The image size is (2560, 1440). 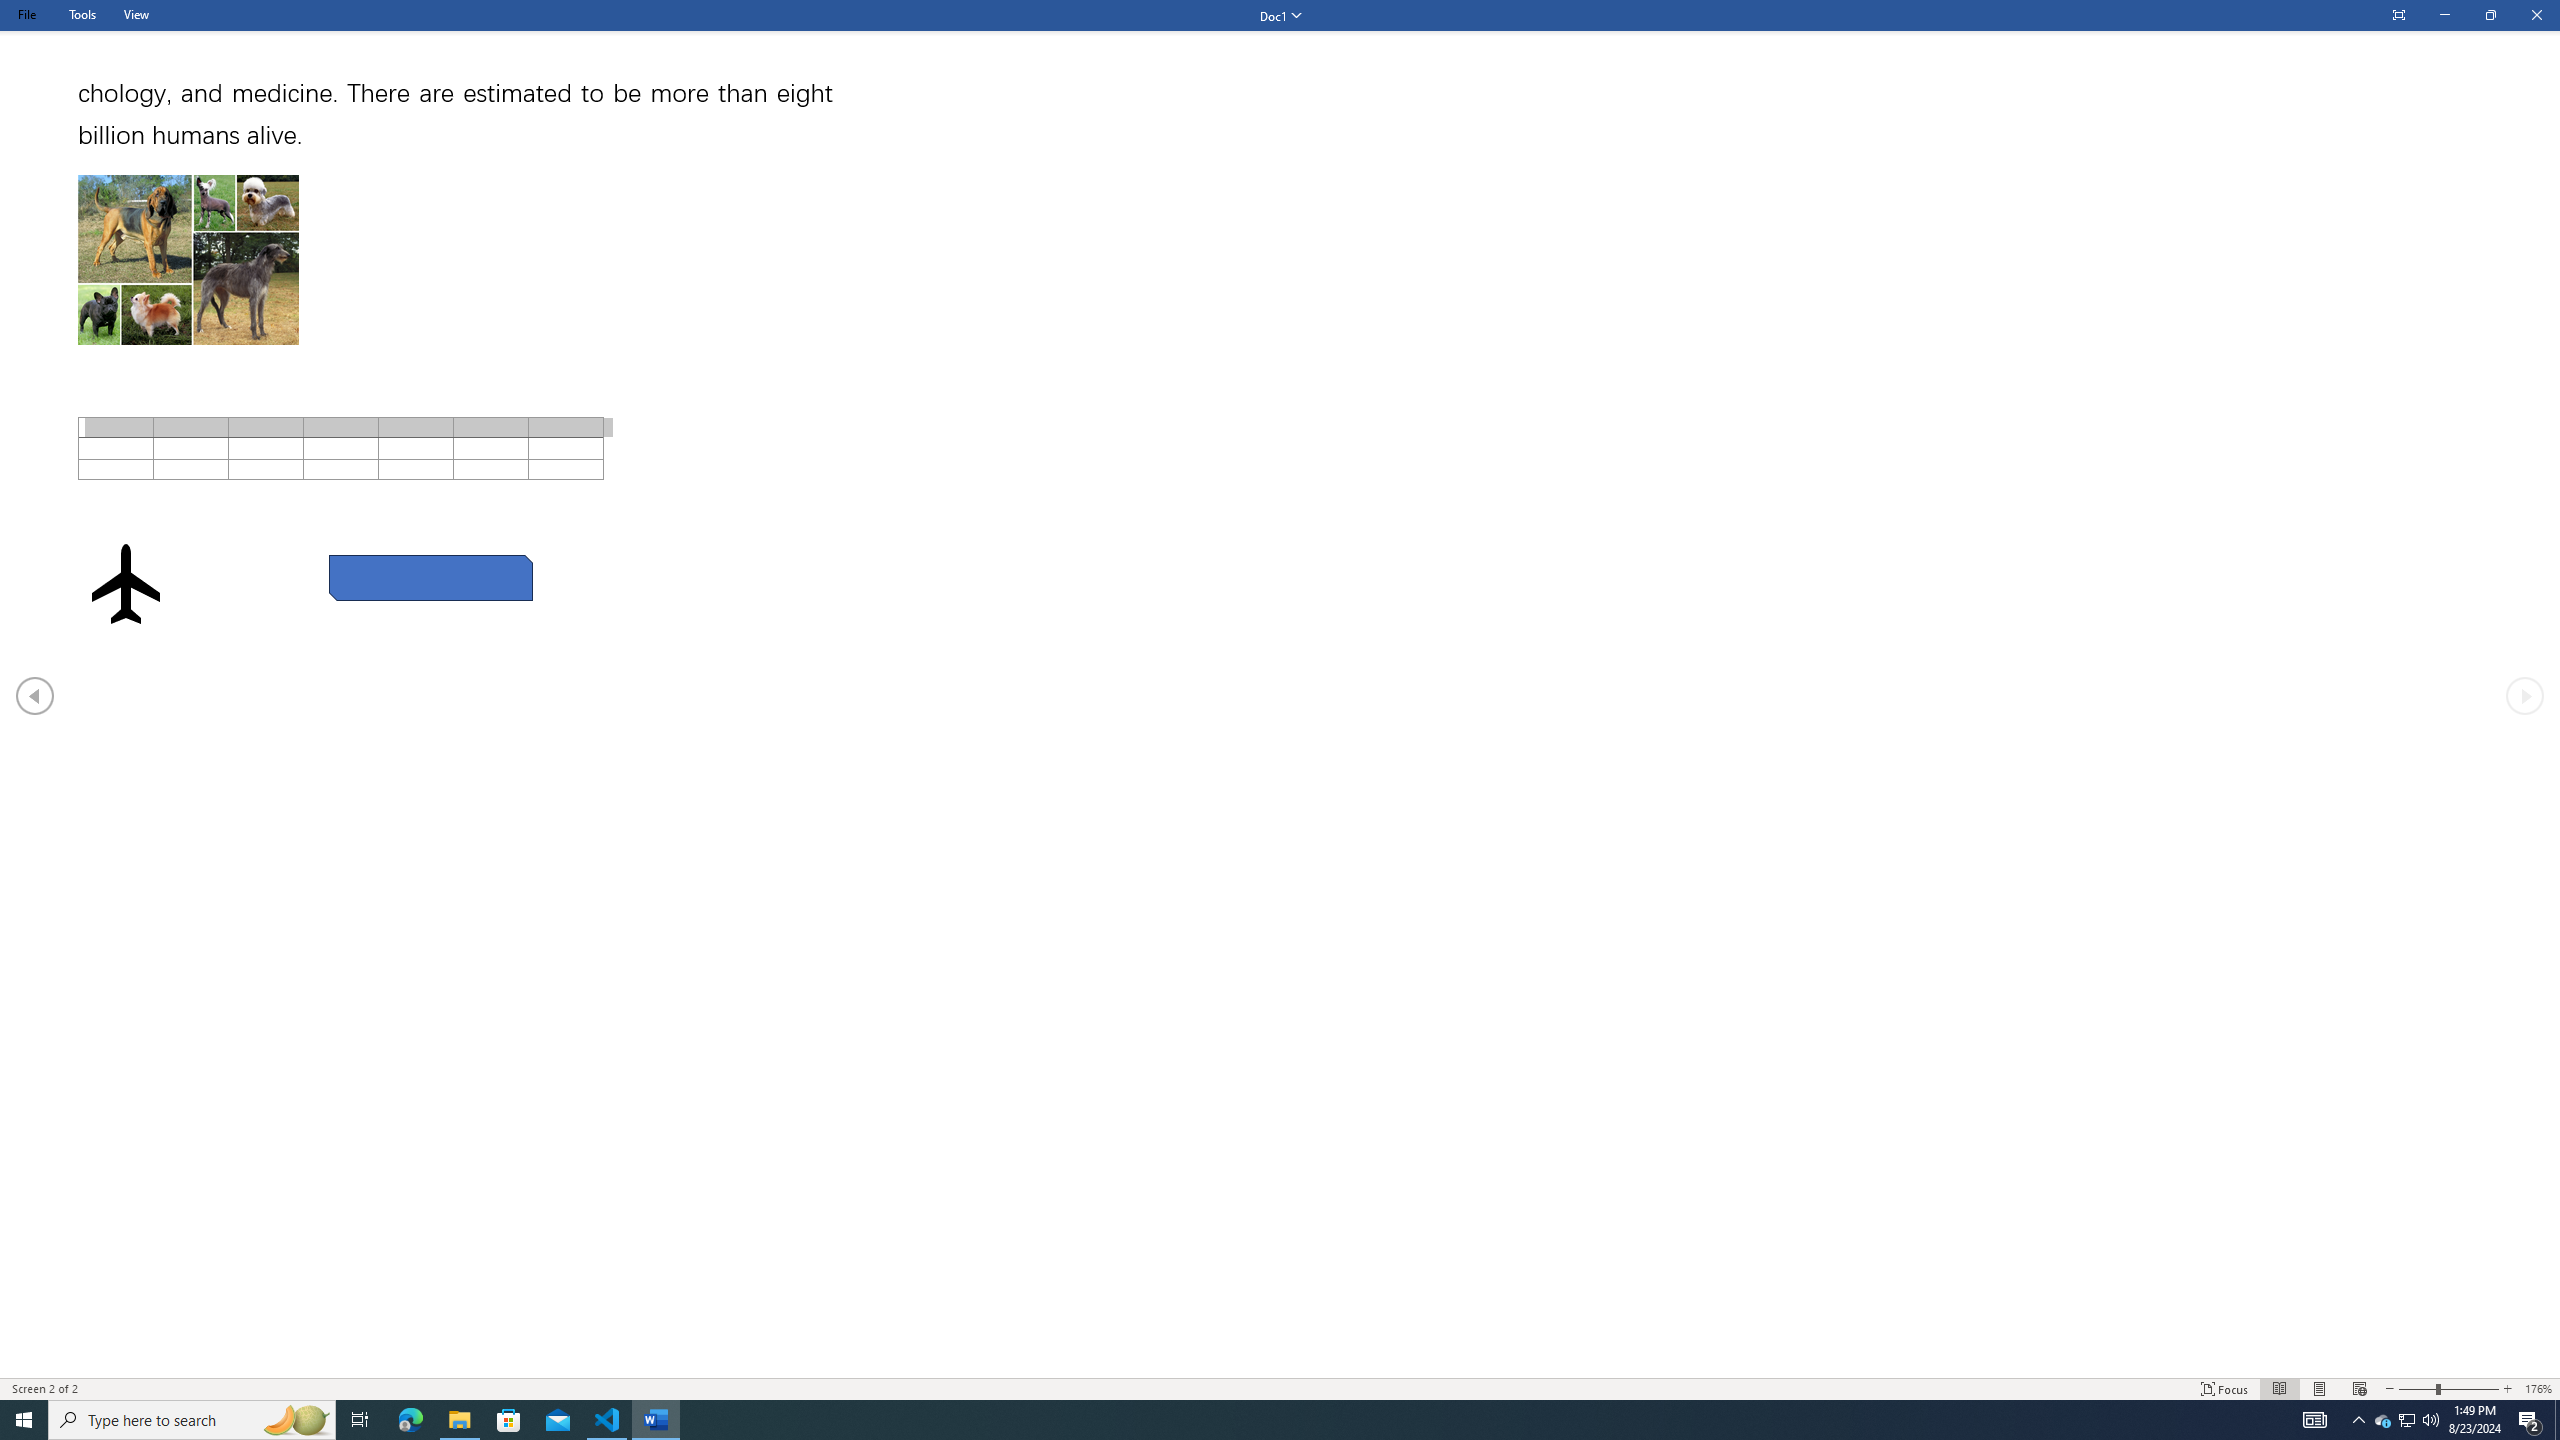 What do you see at coordinates (2447, 1389) in the screenshot?
I see `'Text Size'` at bounding box center [2447, 1389].